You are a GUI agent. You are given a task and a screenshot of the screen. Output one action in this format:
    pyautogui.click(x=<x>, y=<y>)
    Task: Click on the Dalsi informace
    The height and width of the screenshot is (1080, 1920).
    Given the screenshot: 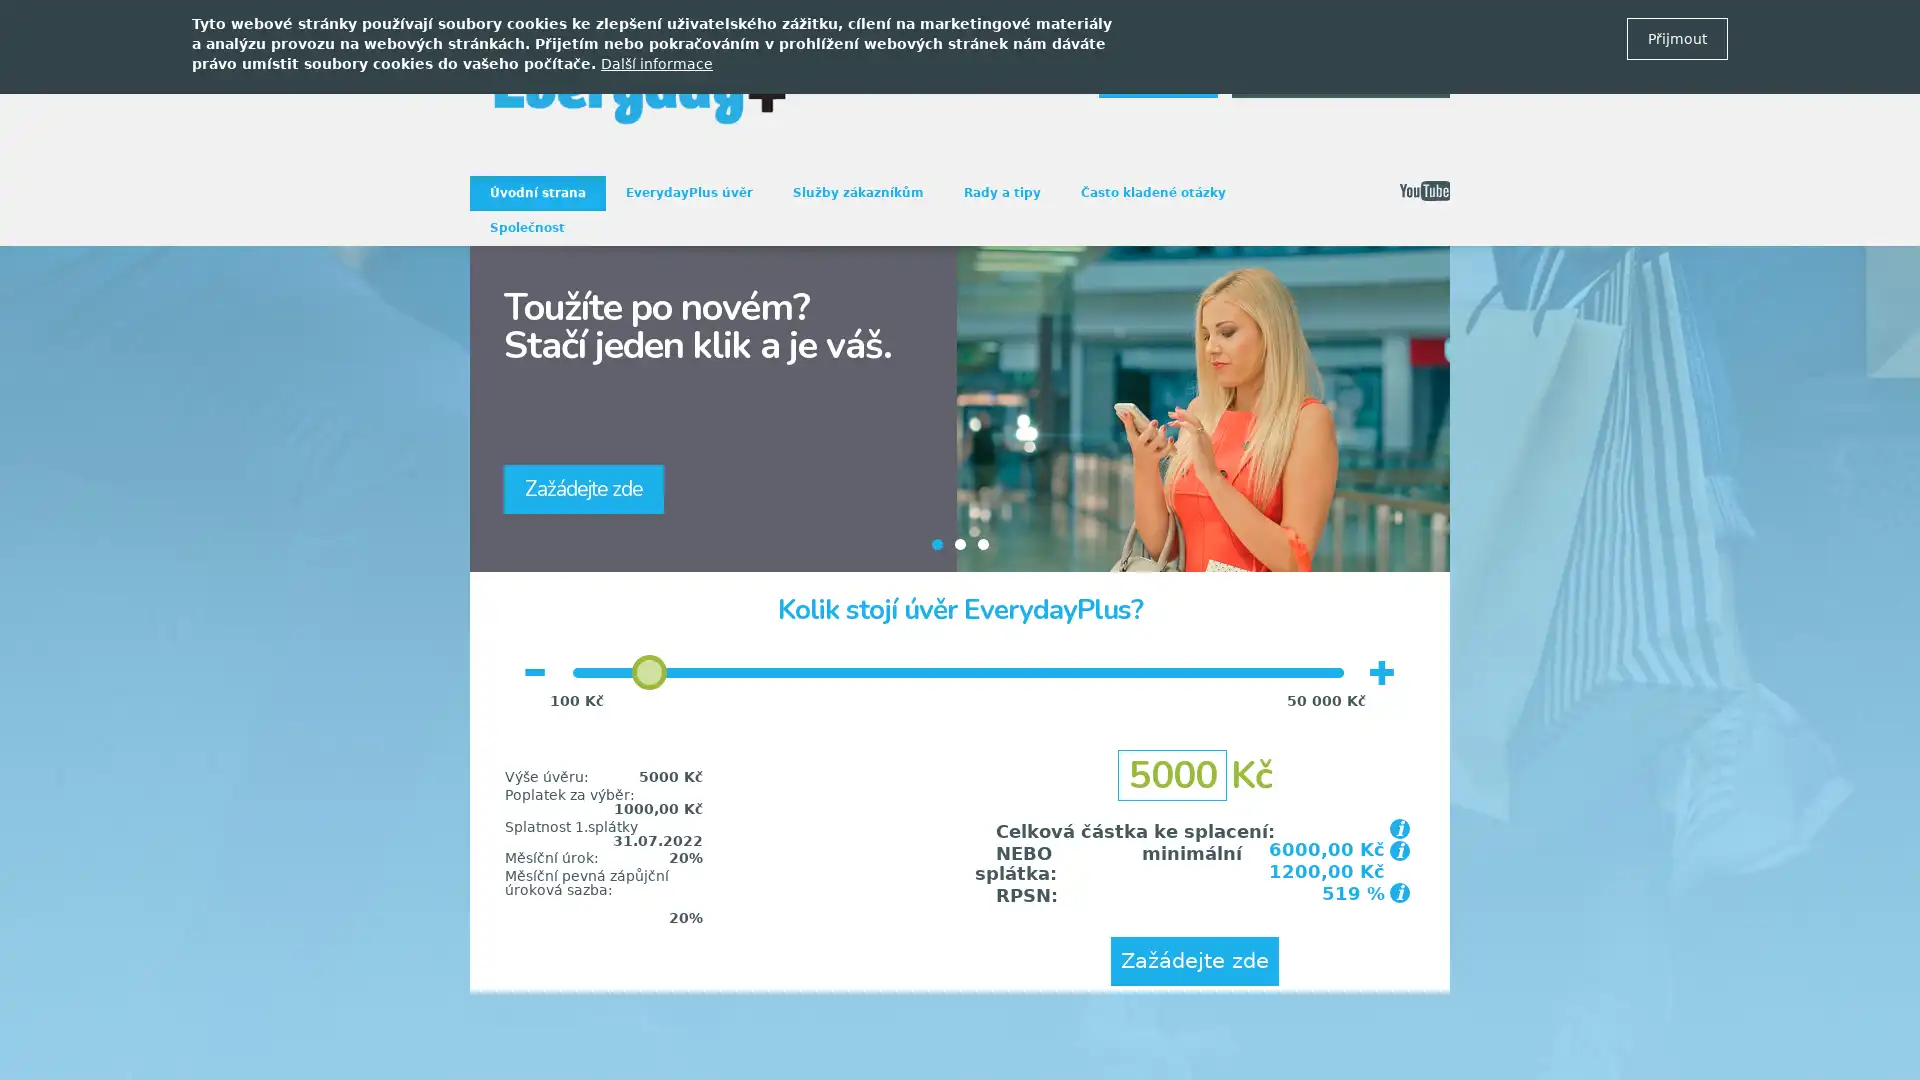 What is the action you would take?
    pyautogui.click(x=657, y=63)
    